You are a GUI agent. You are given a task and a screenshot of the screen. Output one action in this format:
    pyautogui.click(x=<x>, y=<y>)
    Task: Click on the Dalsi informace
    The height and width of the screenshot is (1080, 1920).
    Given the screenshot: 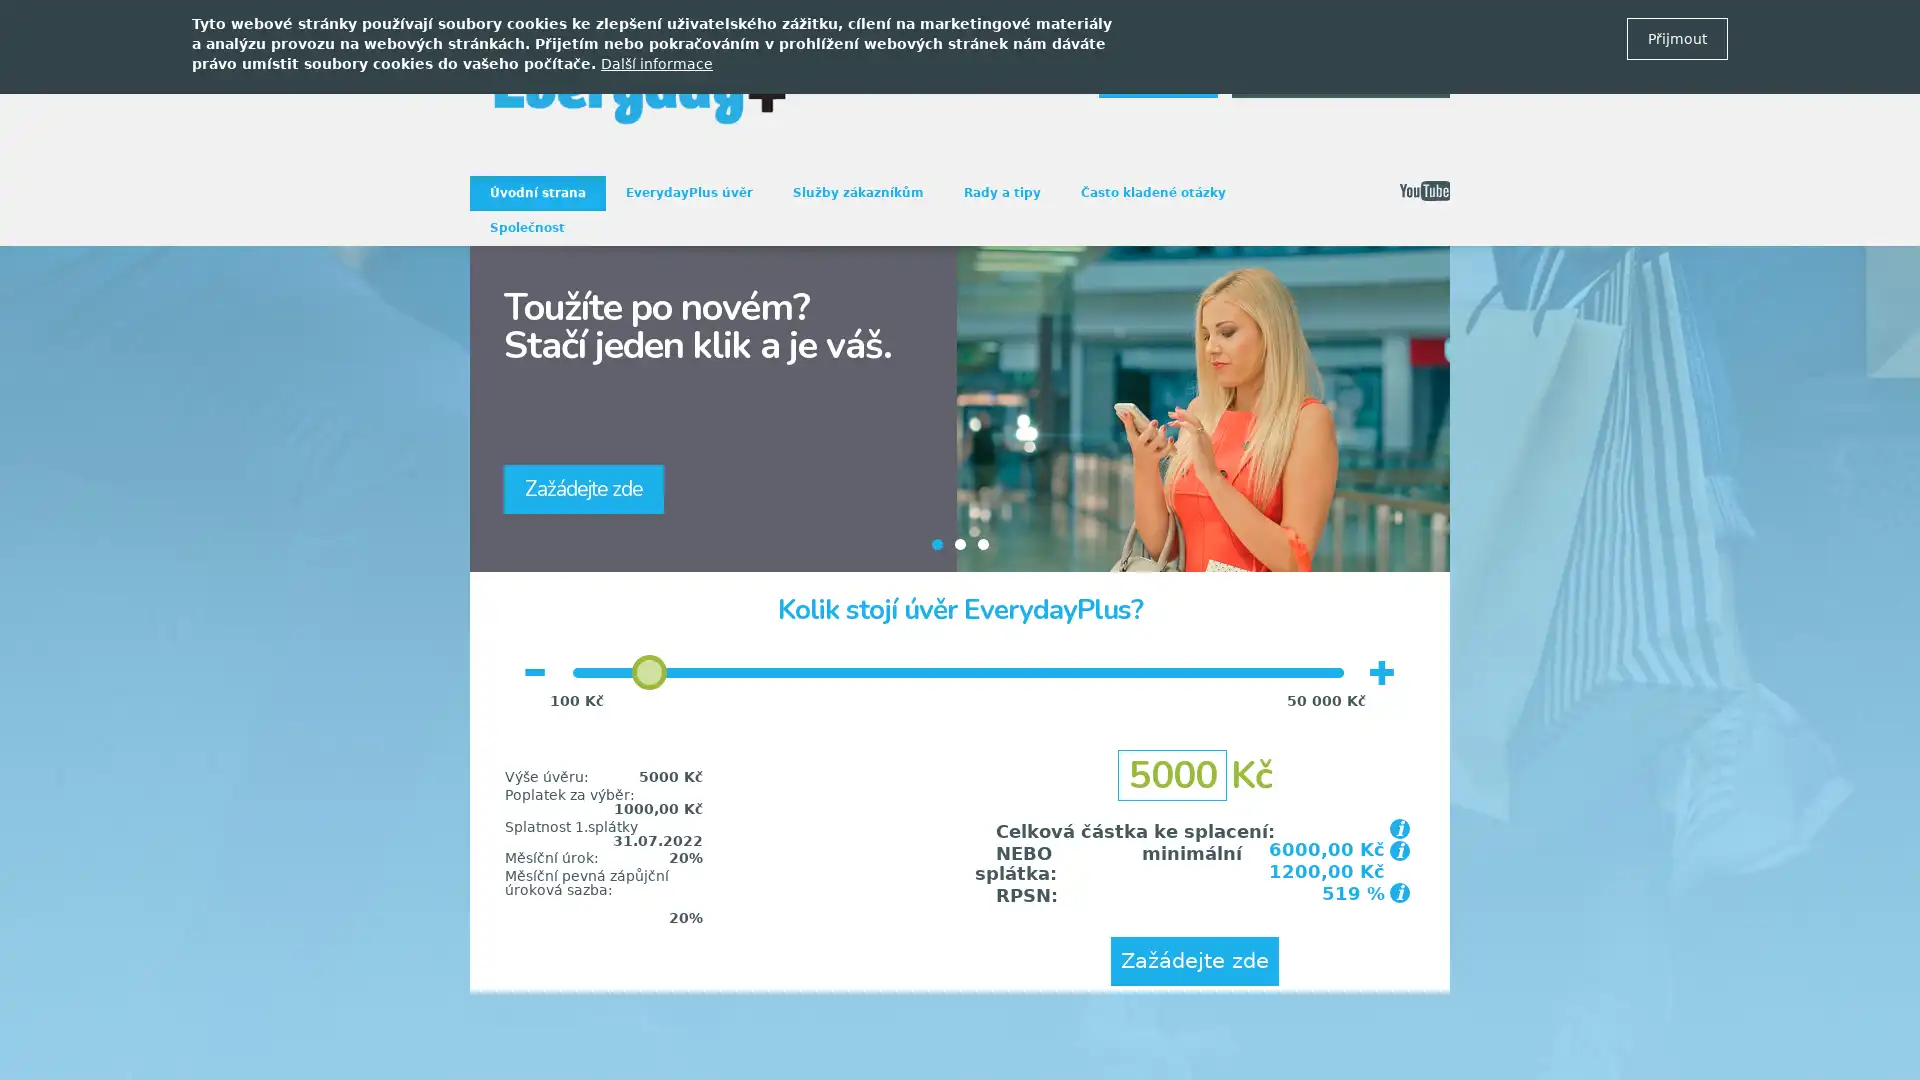 What is the action you would take?
    pyautogui.click(x=657, y=63)
    